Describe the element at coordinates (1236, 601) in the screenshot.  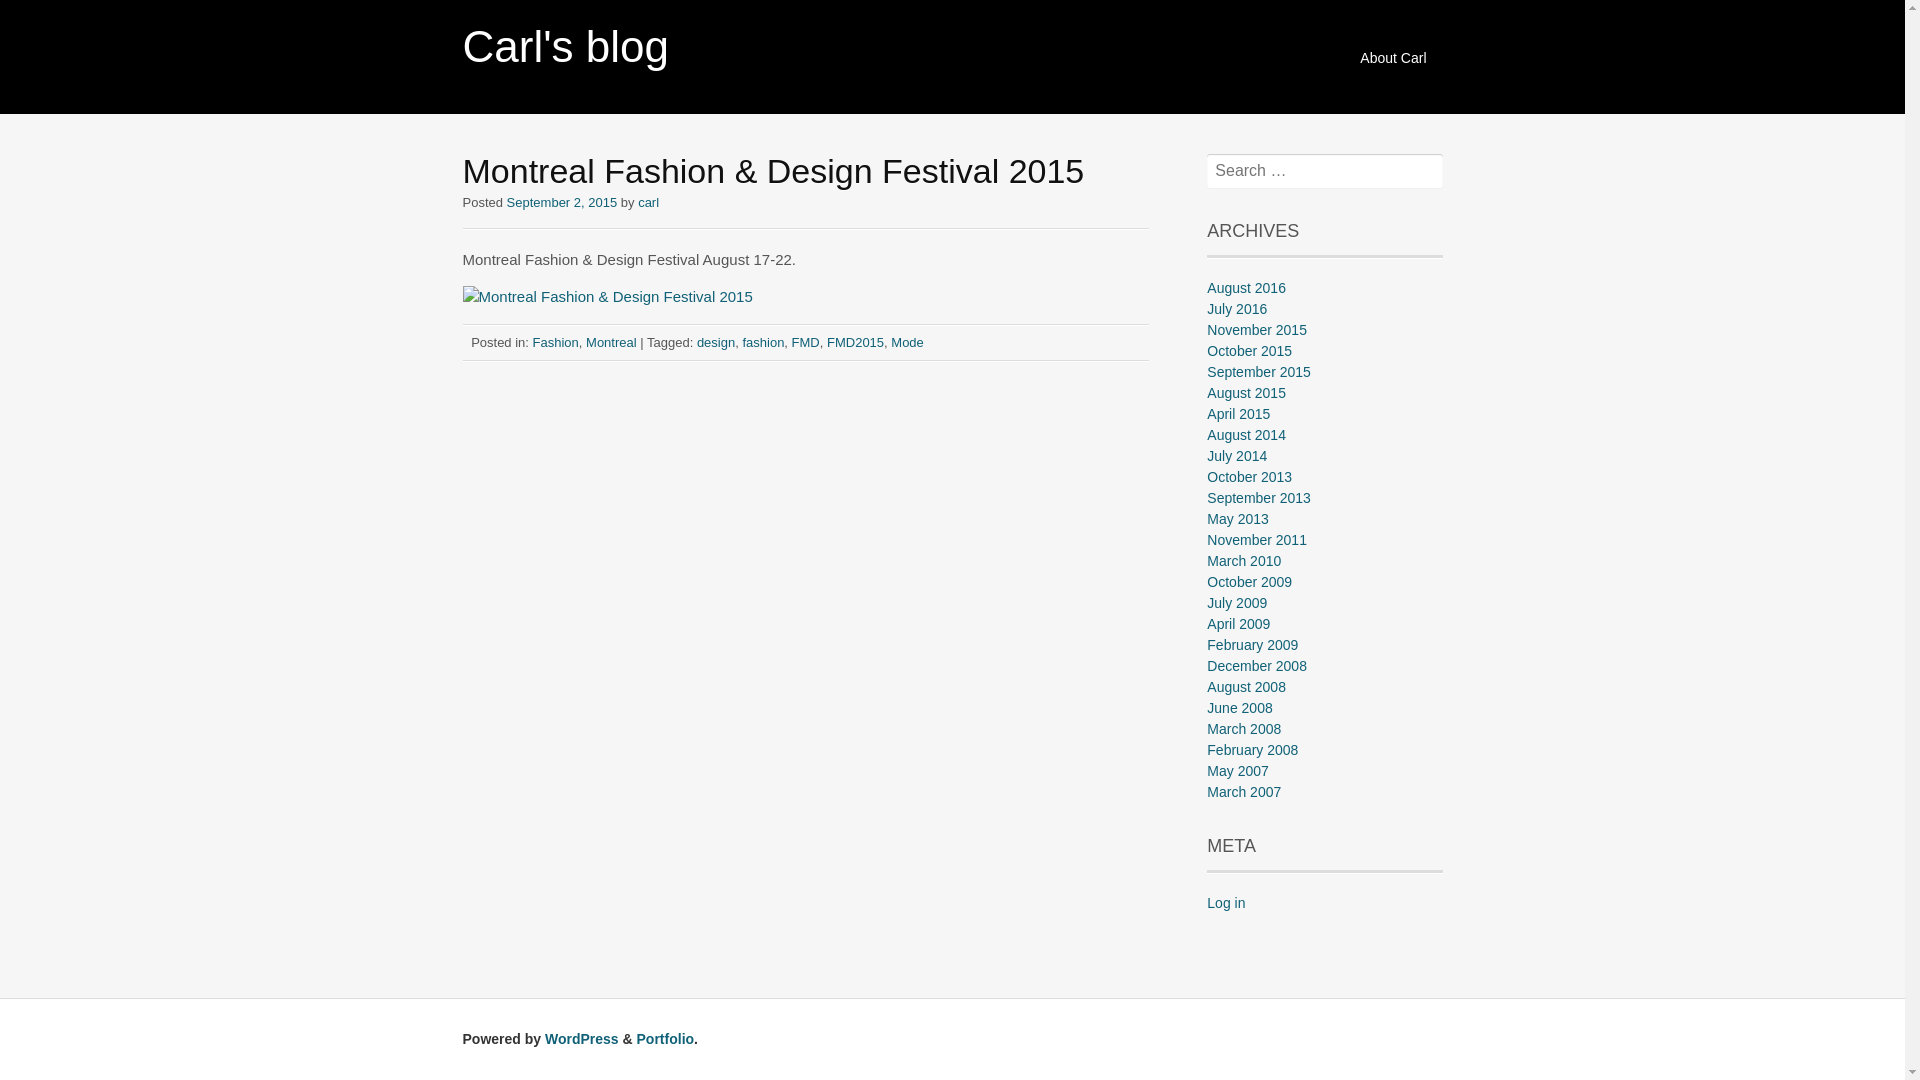
I see `'July 2009'` at that location.